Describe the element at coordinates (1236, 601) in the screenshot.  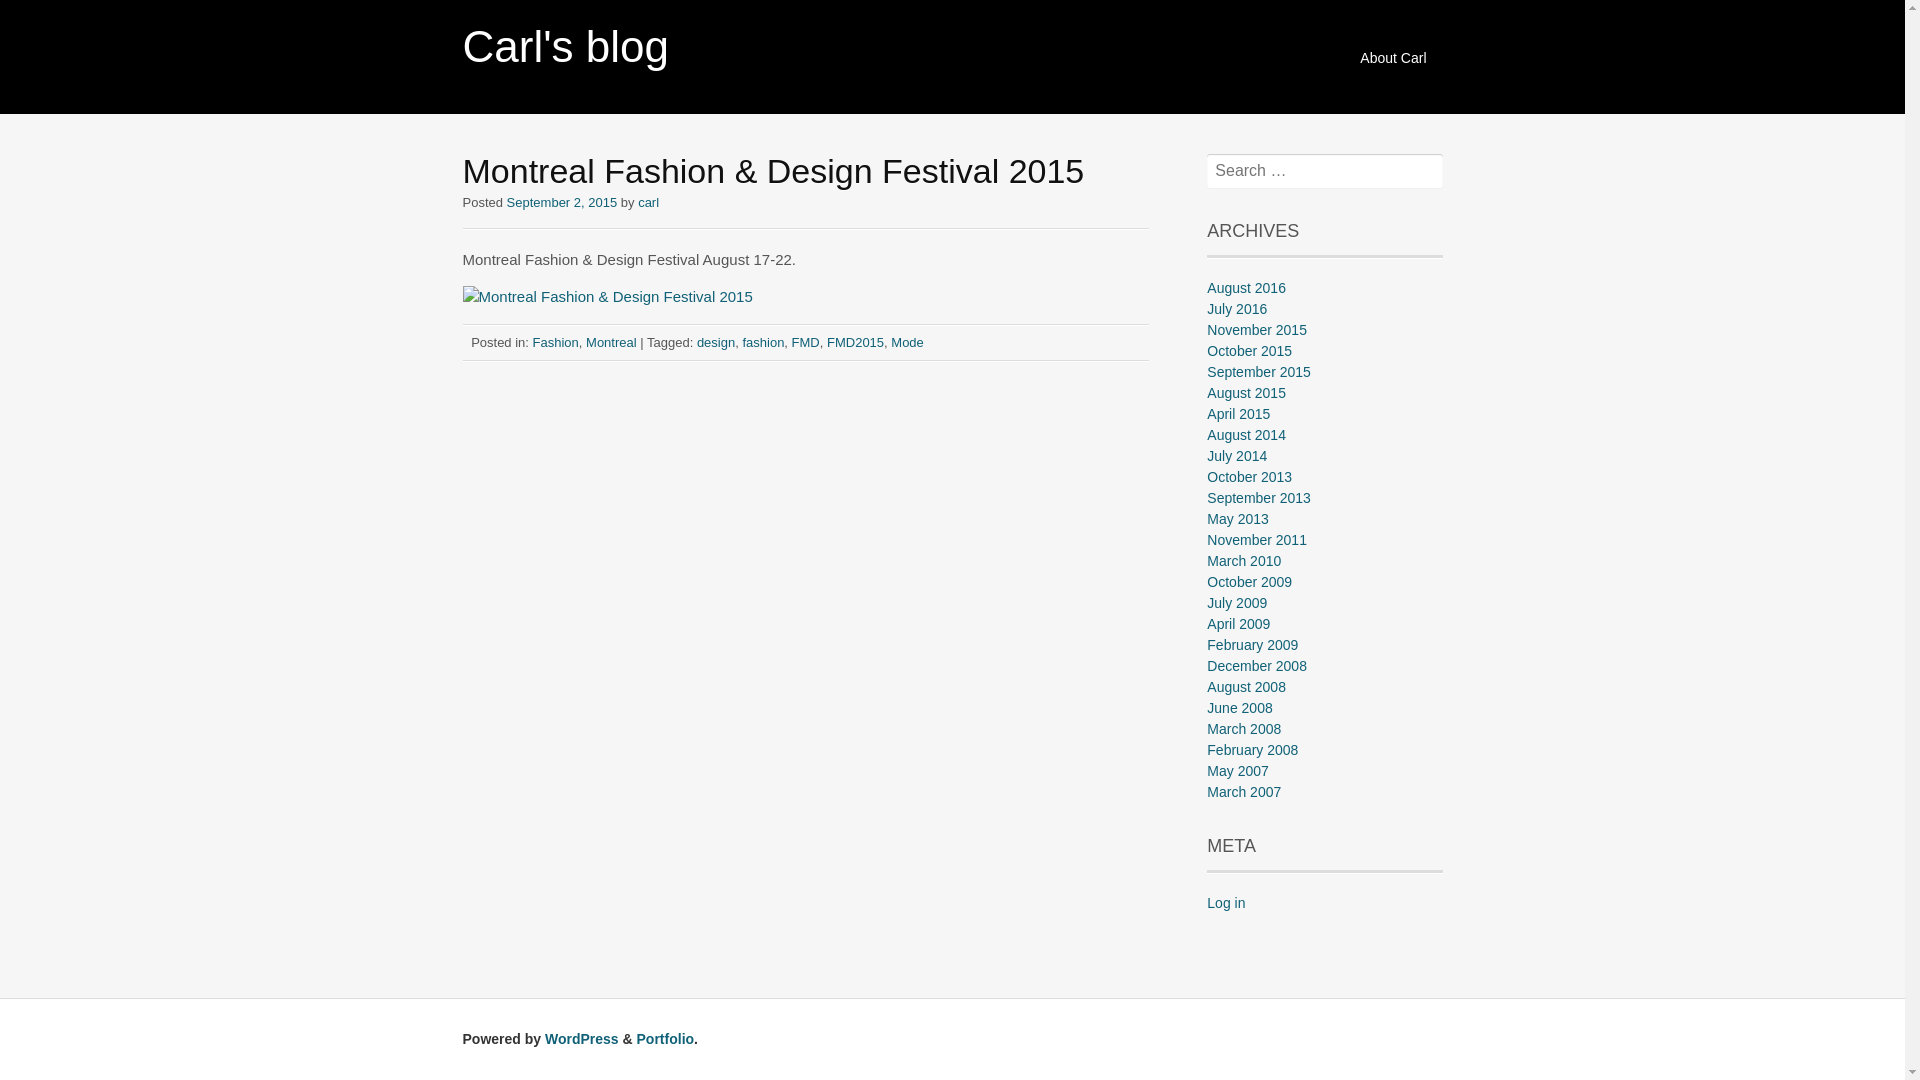
I see `'July 2009'` at that location.